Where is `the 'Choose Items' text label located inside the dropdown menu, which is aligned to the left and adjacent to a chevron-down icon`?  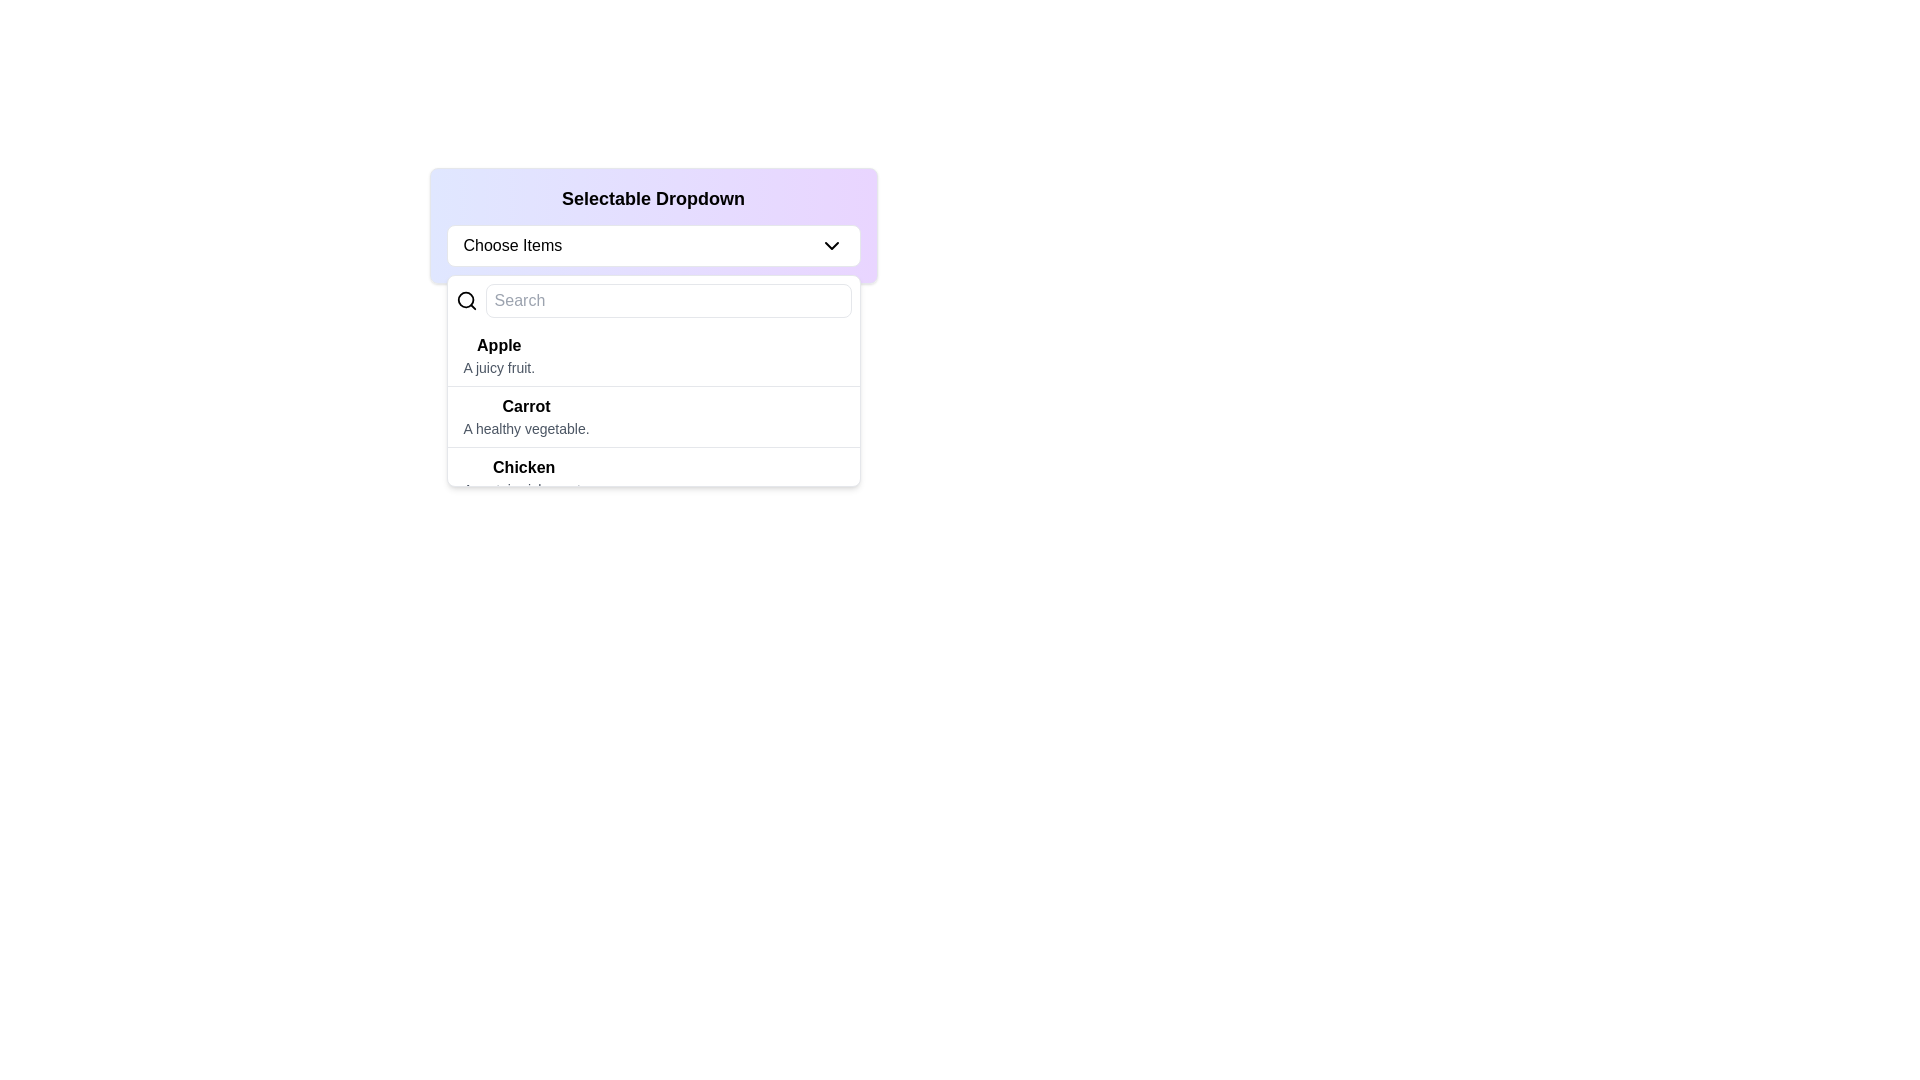 the 'Choose Items' text label located inside the dropdown menu, which is aligned to the left and adjacent to a chevron-down icon is located at coordinates (512, 245).